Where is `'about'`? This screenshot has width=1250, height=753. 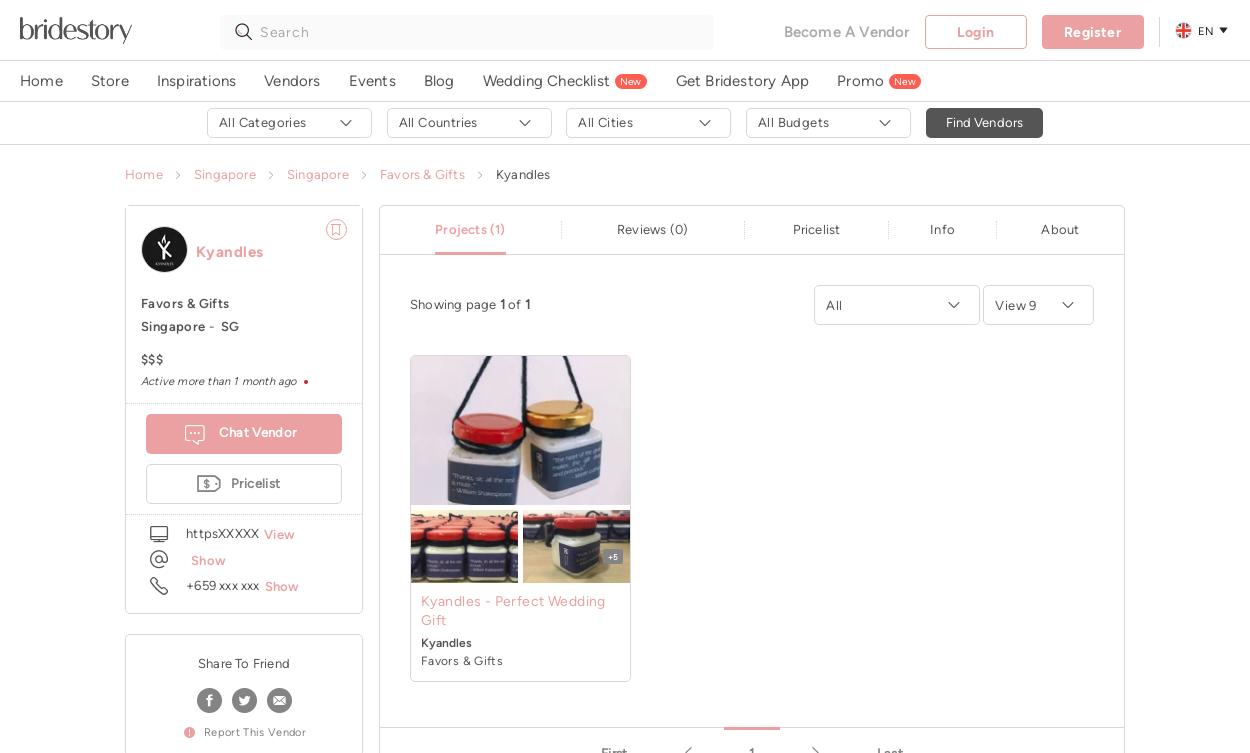
'about' is located at coordinates (1041, 228).